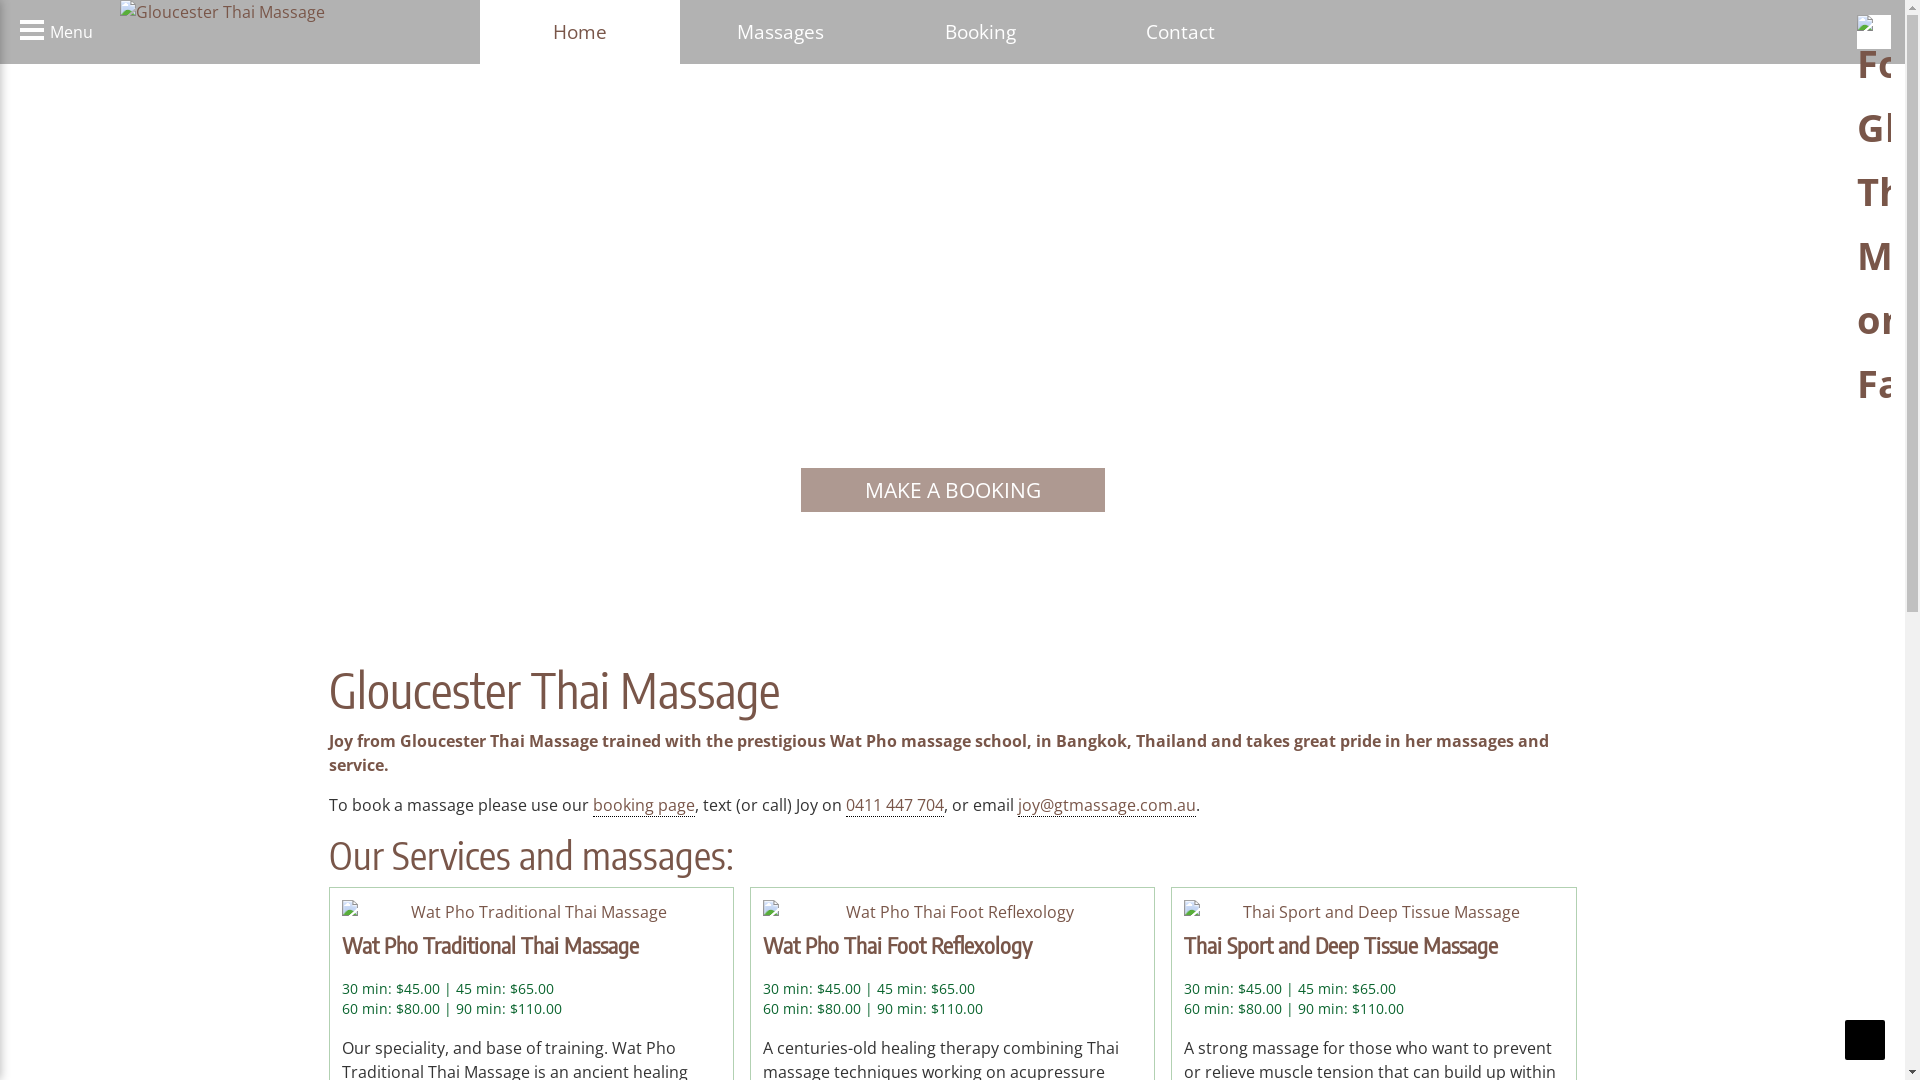 This screenshot has width=1920, height=1080. What do you see at coordinates (951, 911) in the screenshot?
I see `'Wat Pho Thai Foot Reflexology'` at bounding box center [951, 911].